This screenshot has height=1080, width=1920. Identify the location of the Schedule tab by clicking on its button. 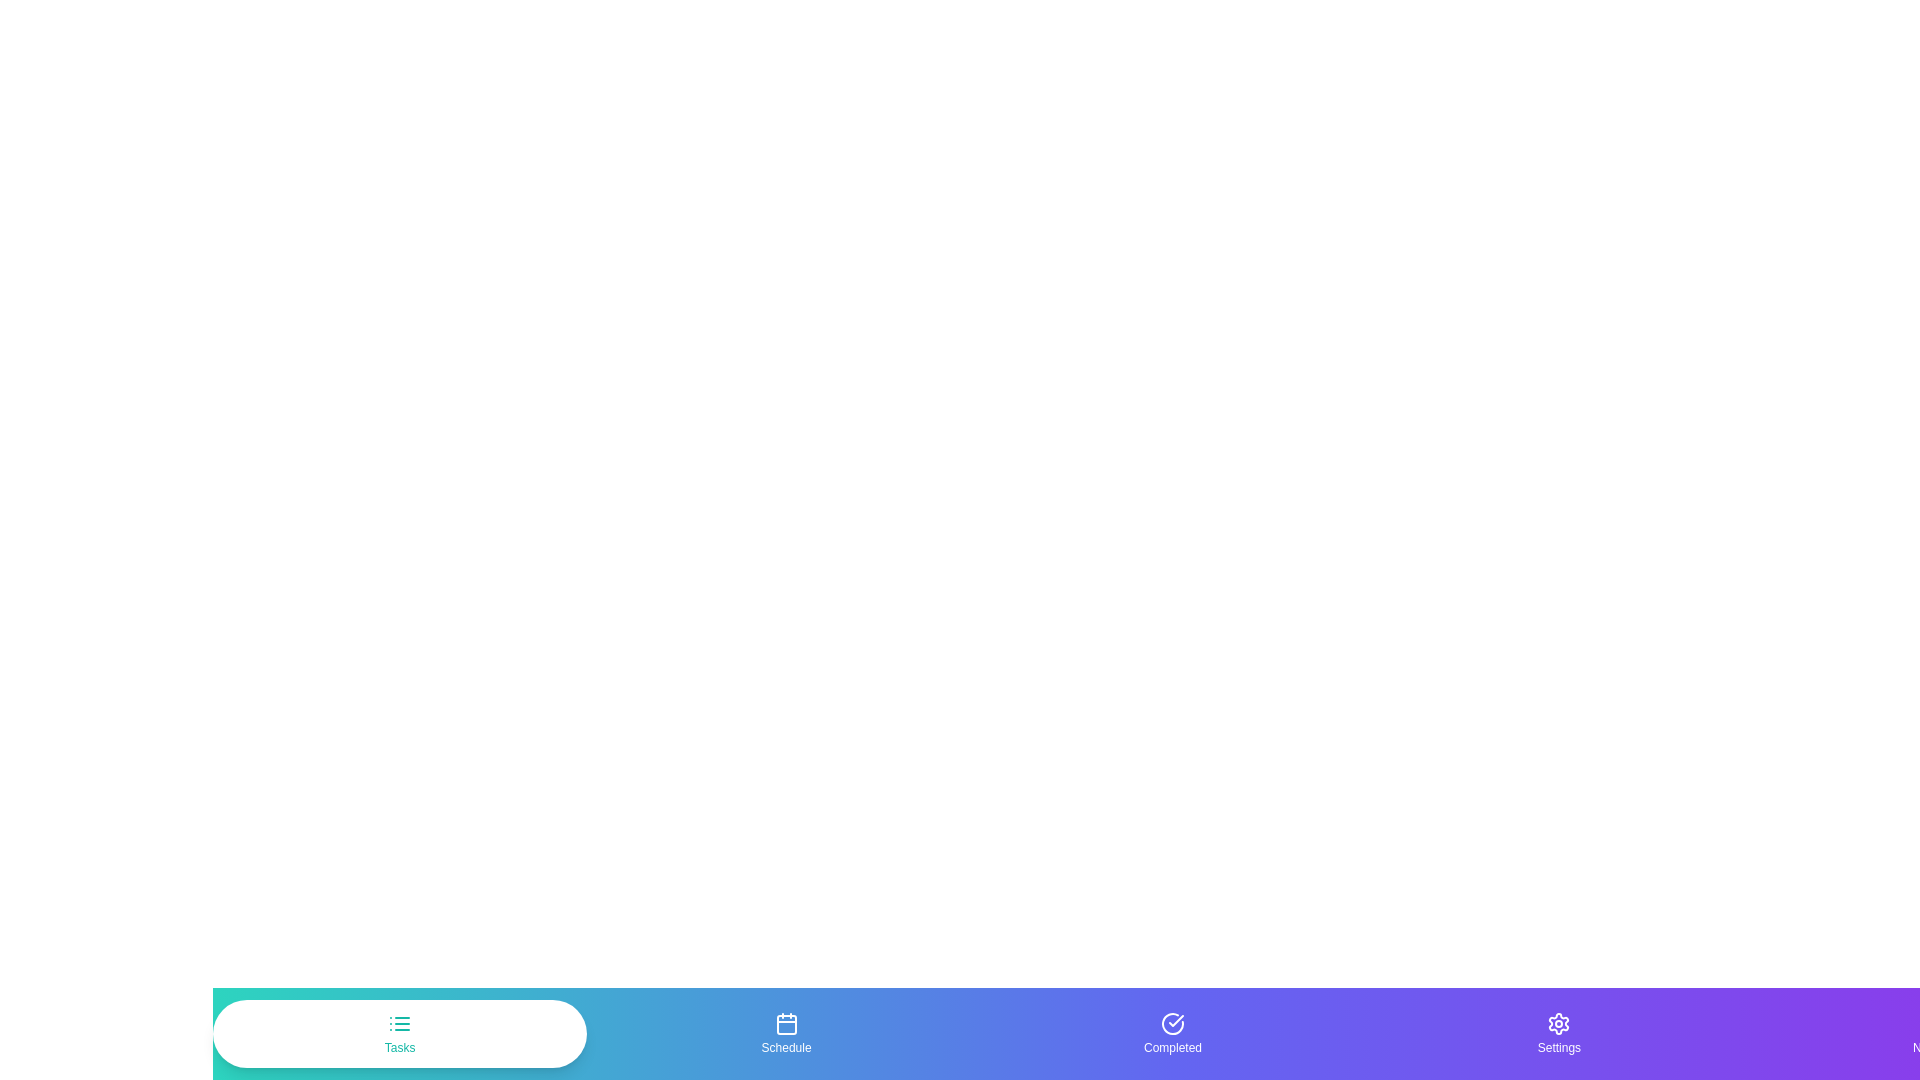
(785, 1033).